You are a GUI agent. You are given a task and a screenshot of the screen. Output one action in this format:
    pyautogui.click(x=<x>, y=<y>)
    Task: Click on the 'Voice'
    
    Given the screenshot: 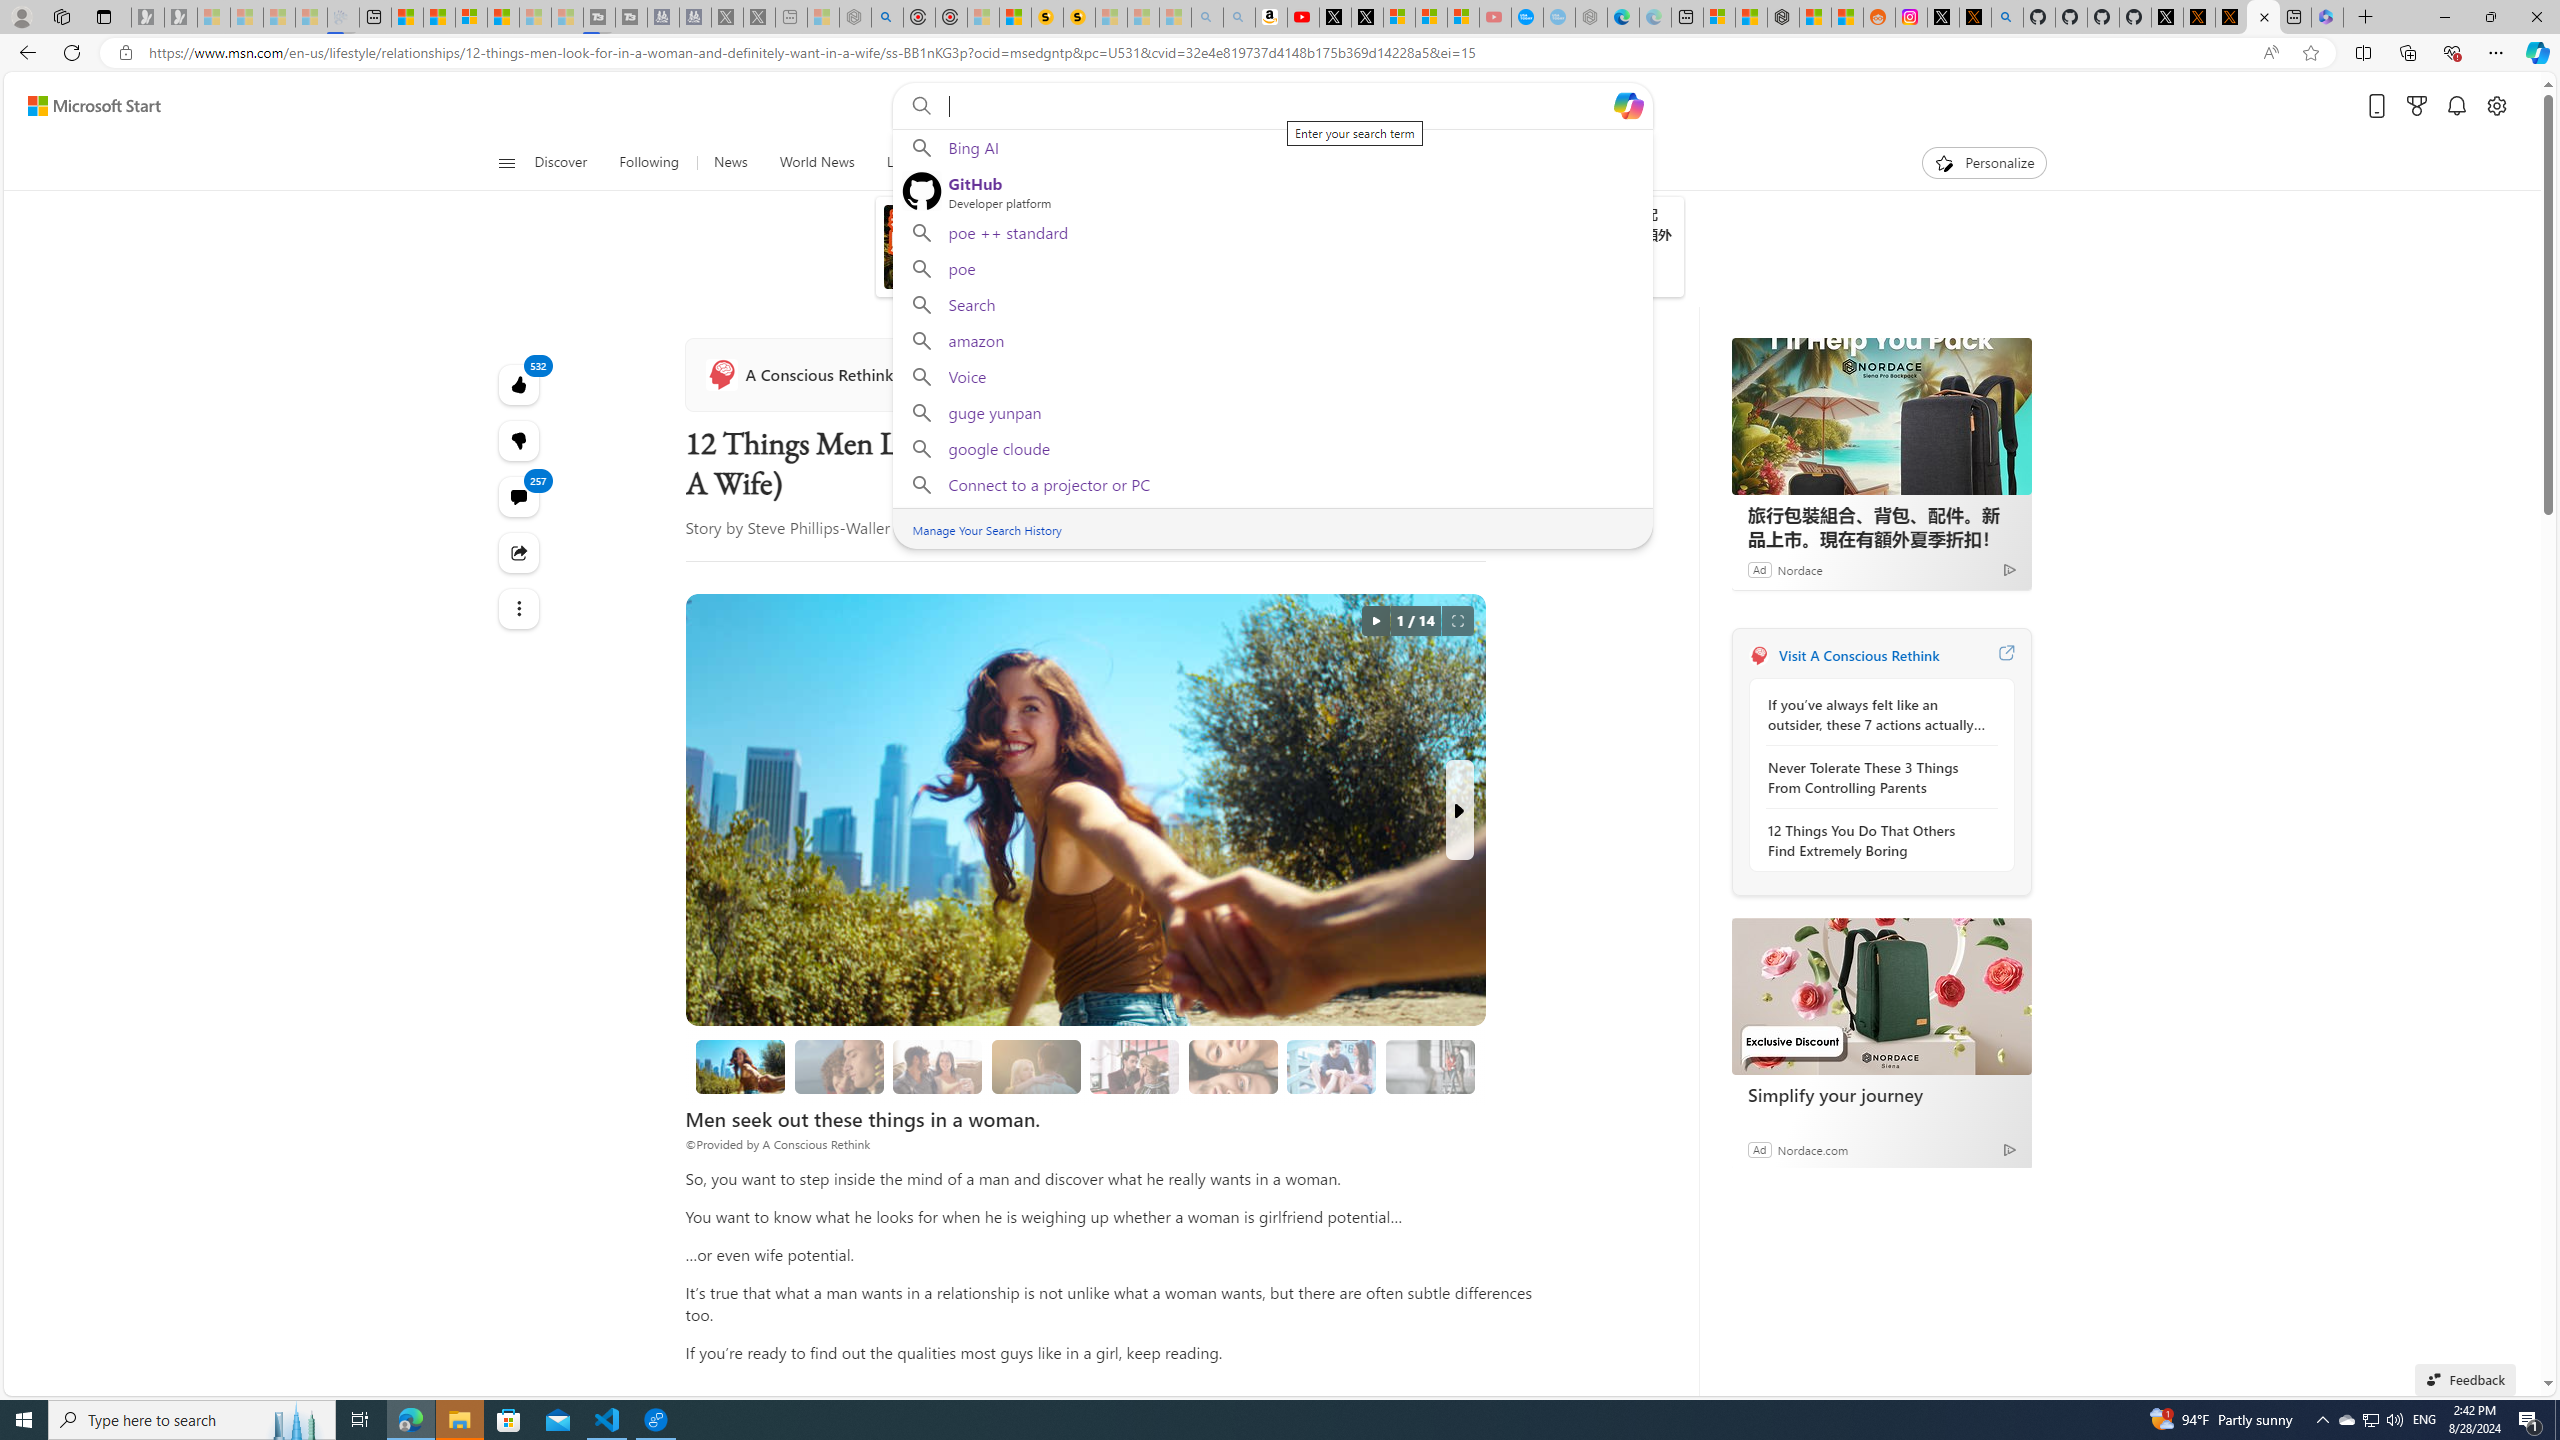 What is the action you would take?
    pyautogui.click(x=1271, y=375)
    